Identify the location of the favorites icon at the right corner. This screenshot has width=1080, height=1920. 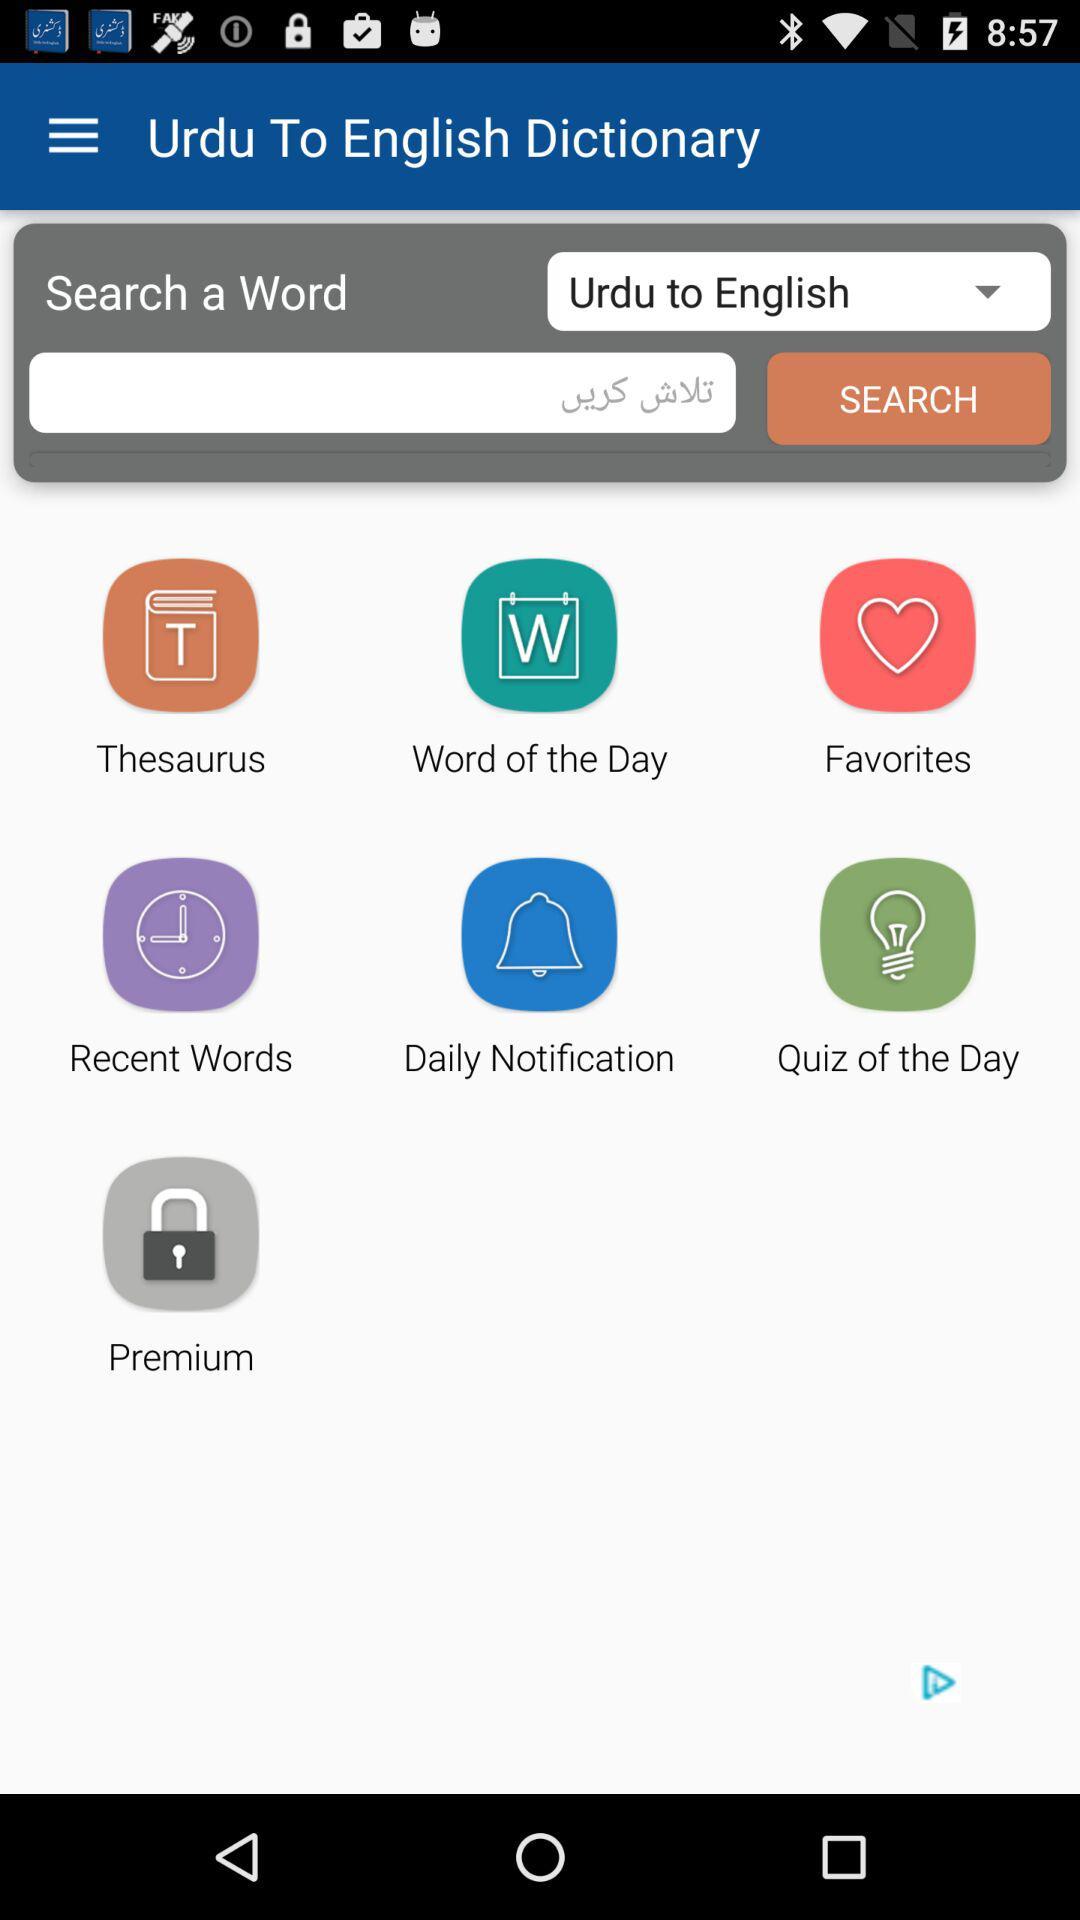
(897, 634).